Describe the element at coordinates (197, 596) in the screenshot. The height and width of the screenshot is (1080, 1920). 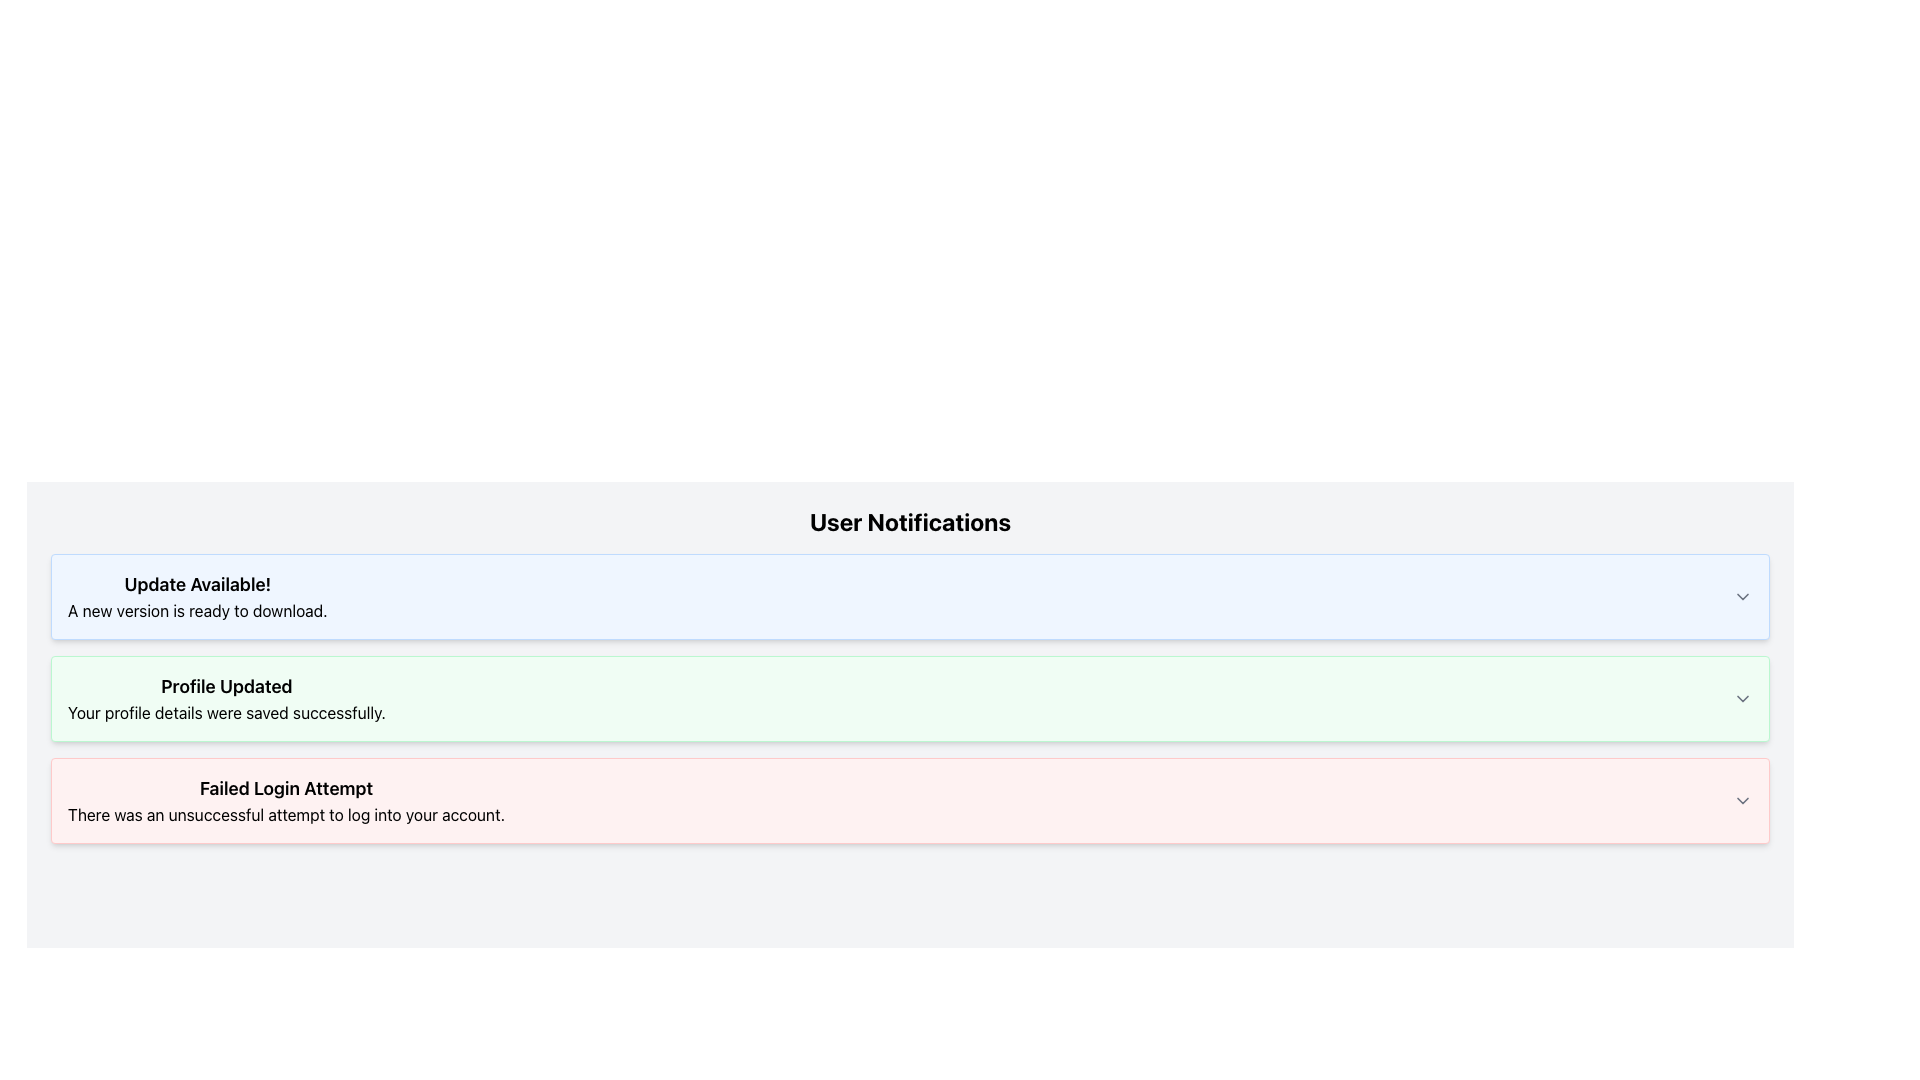
I see `the text display notification that states 'Update Available!' with a light blue background, which is the first item in the vertical column of notifications` at that location.